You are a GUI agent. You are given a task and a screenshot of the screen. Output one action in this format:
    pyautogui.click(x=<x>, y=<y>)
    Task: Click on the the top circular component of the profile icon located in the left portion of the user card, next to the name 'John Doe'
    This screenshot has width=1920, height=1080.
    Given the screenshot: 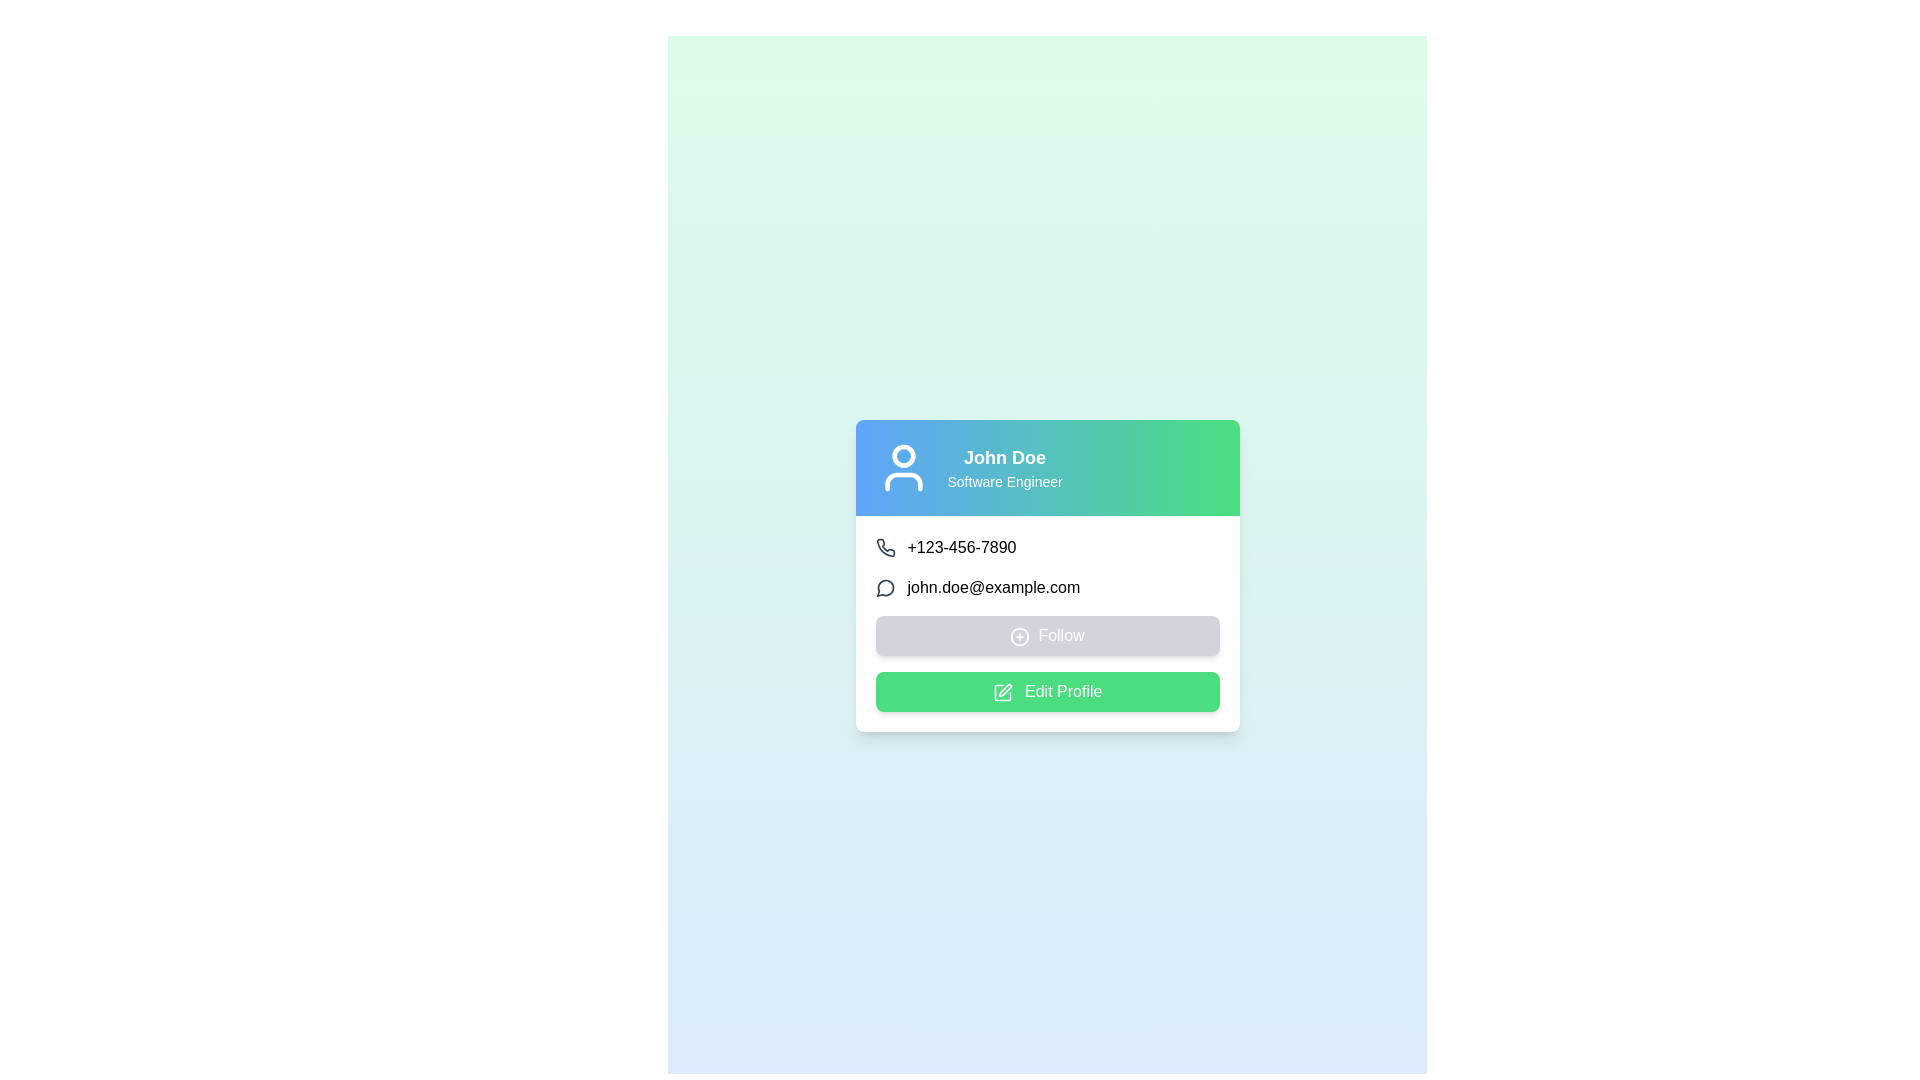 What is the action you would take?
    pyautogui.click(x=902, y=456)
    